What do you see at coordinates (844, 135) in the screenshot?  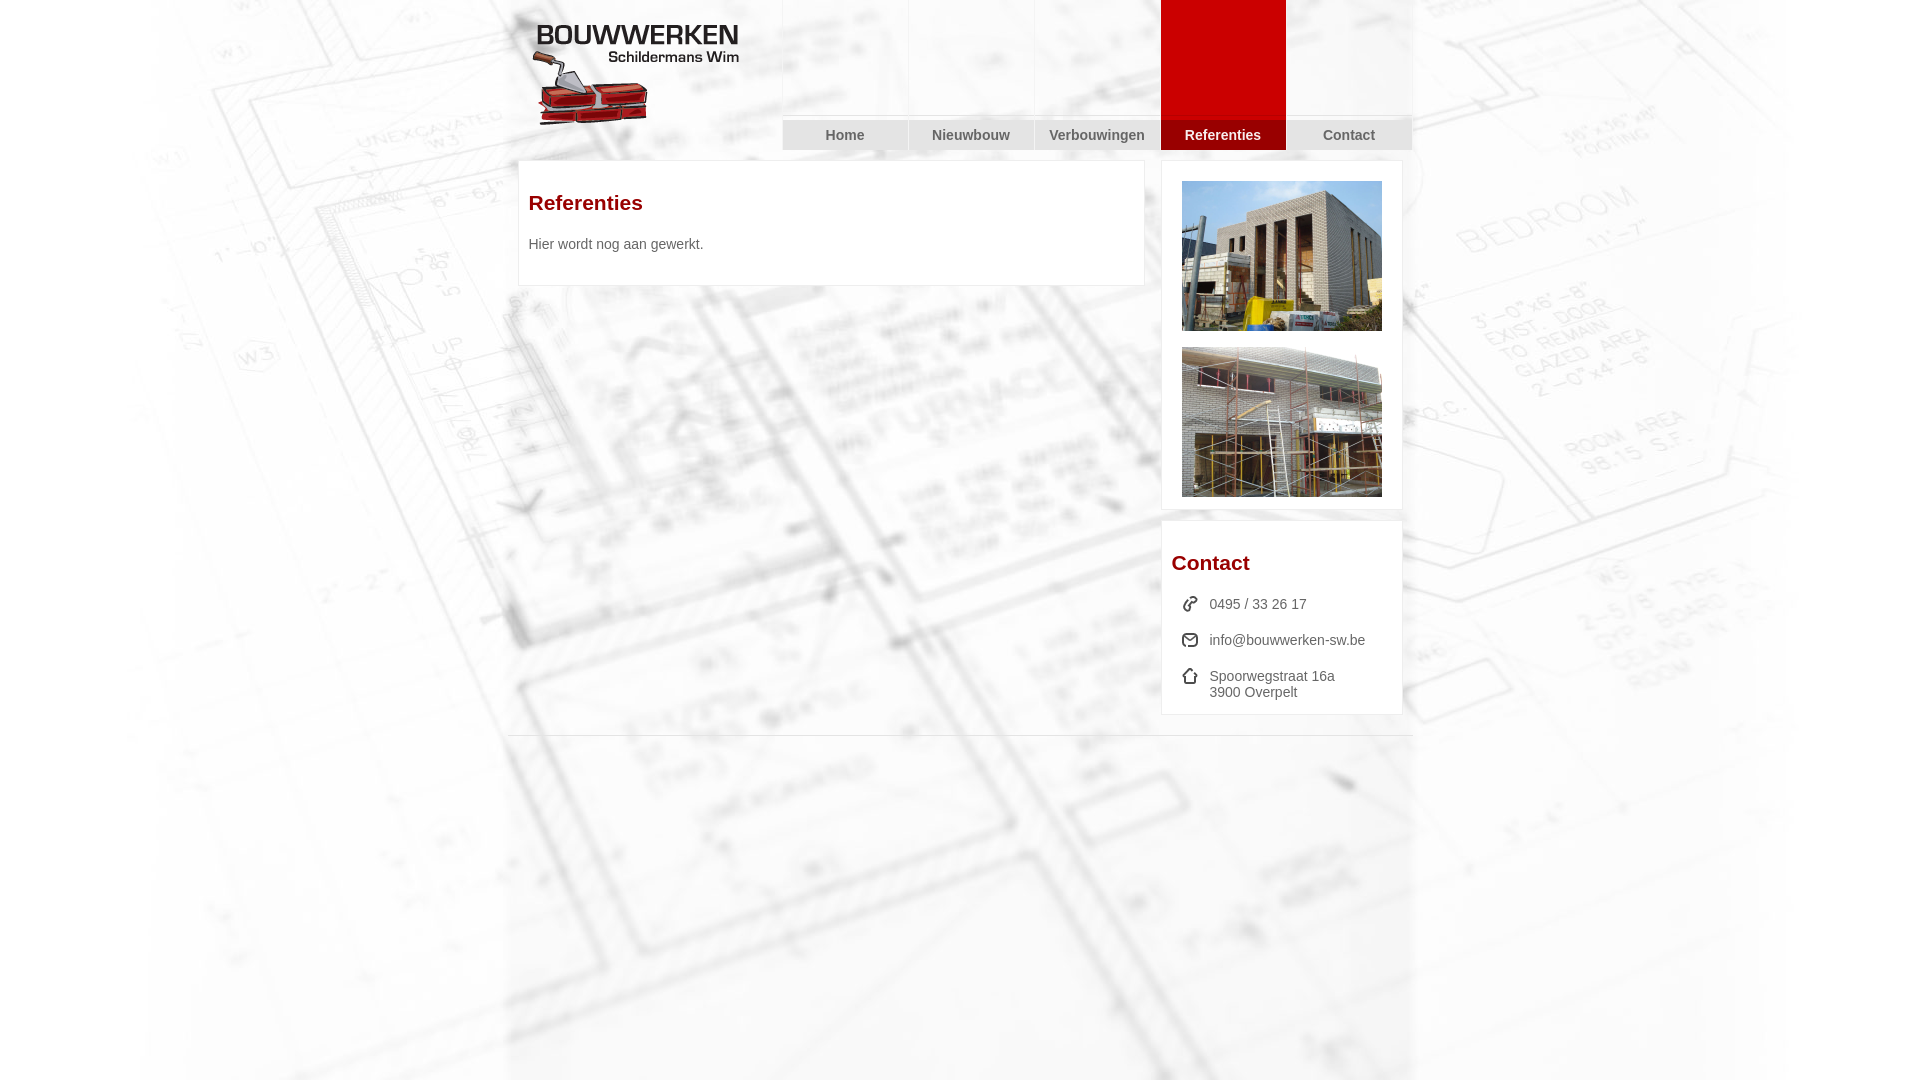 I see `'Home'` at bounding box center [844, 135].